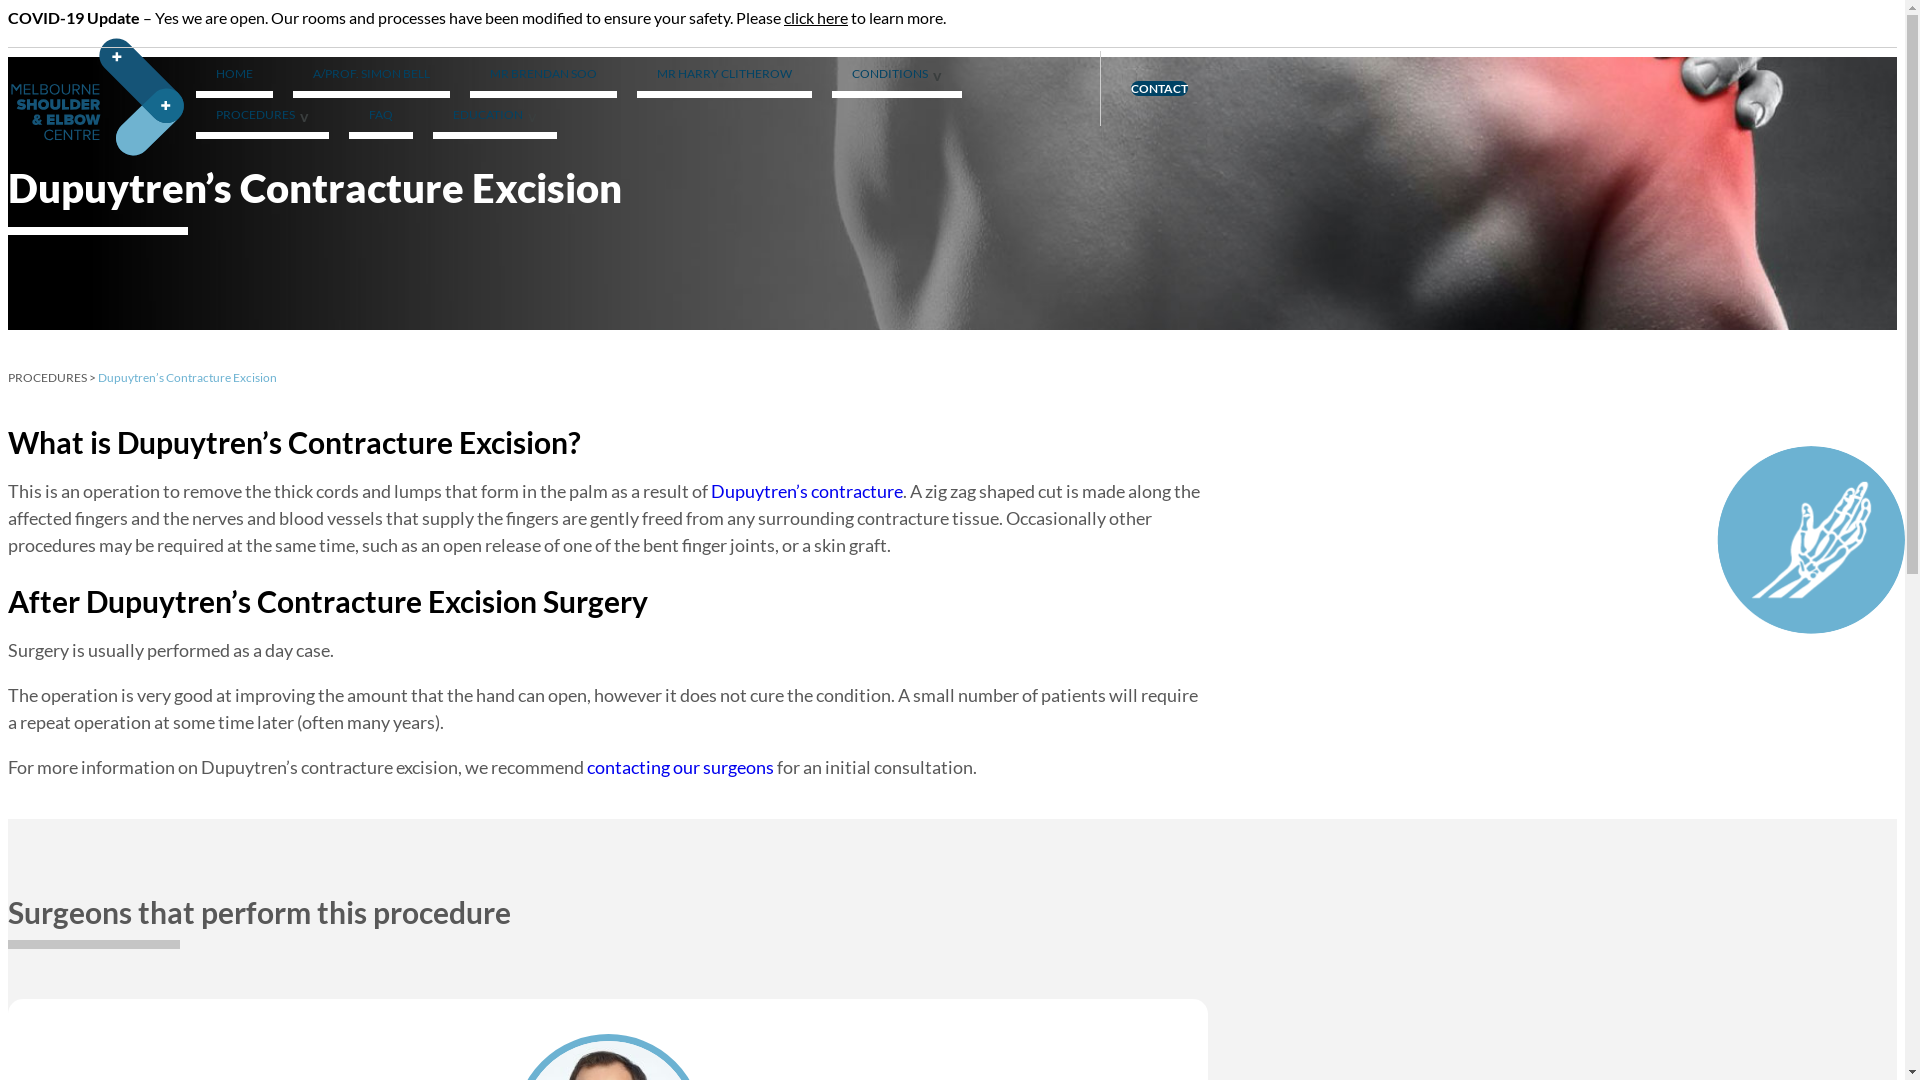 The image size is (1920, 1080). Describe the element at coordinates (234, 76) in the screenshot. I see `'HOME'` at that location.